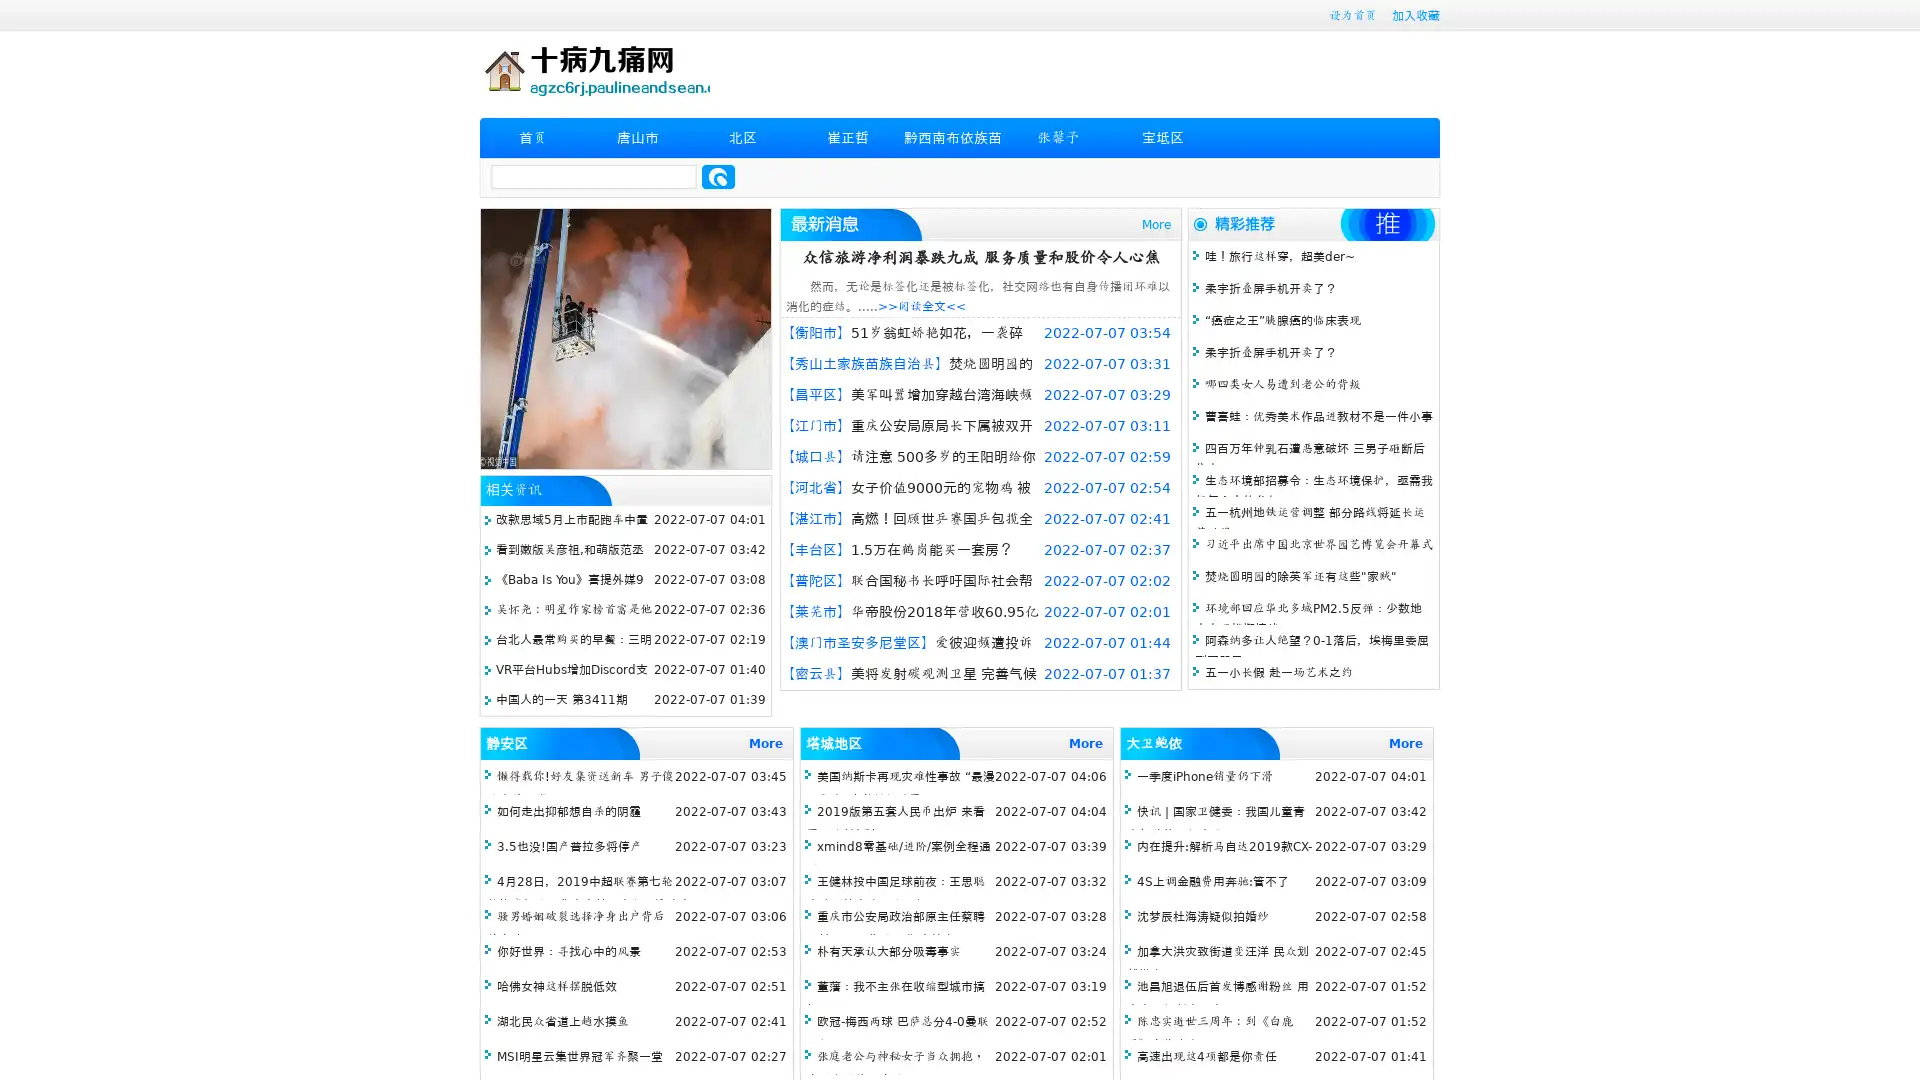 This screenshot has height=1080, width=1920. What do you see at coordinates (718, 176) in the screenshot?
I see `Search` at bounding box center [718, 176].